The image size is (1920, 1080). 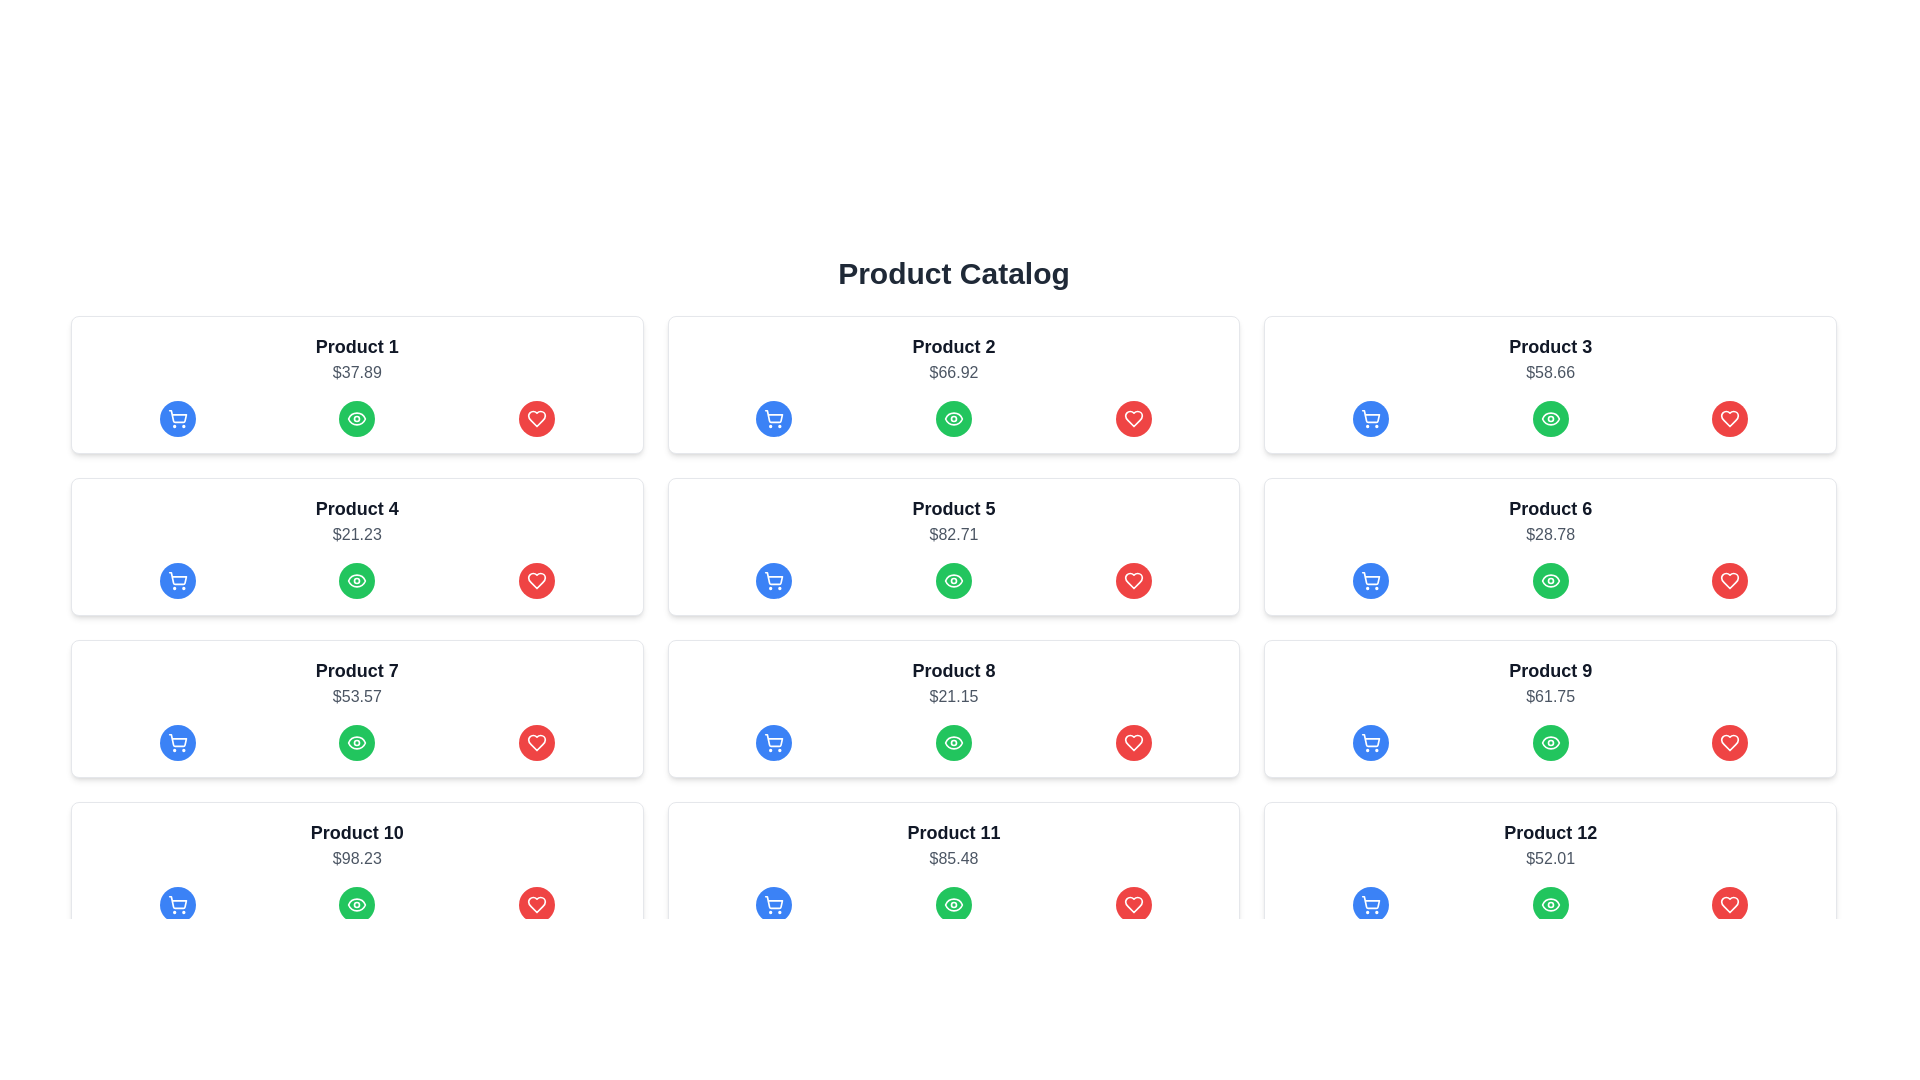 I want to click on the circular green button with an eye icon located in the central column of the third row in the grid of buttons, so click(x=953, y=743).